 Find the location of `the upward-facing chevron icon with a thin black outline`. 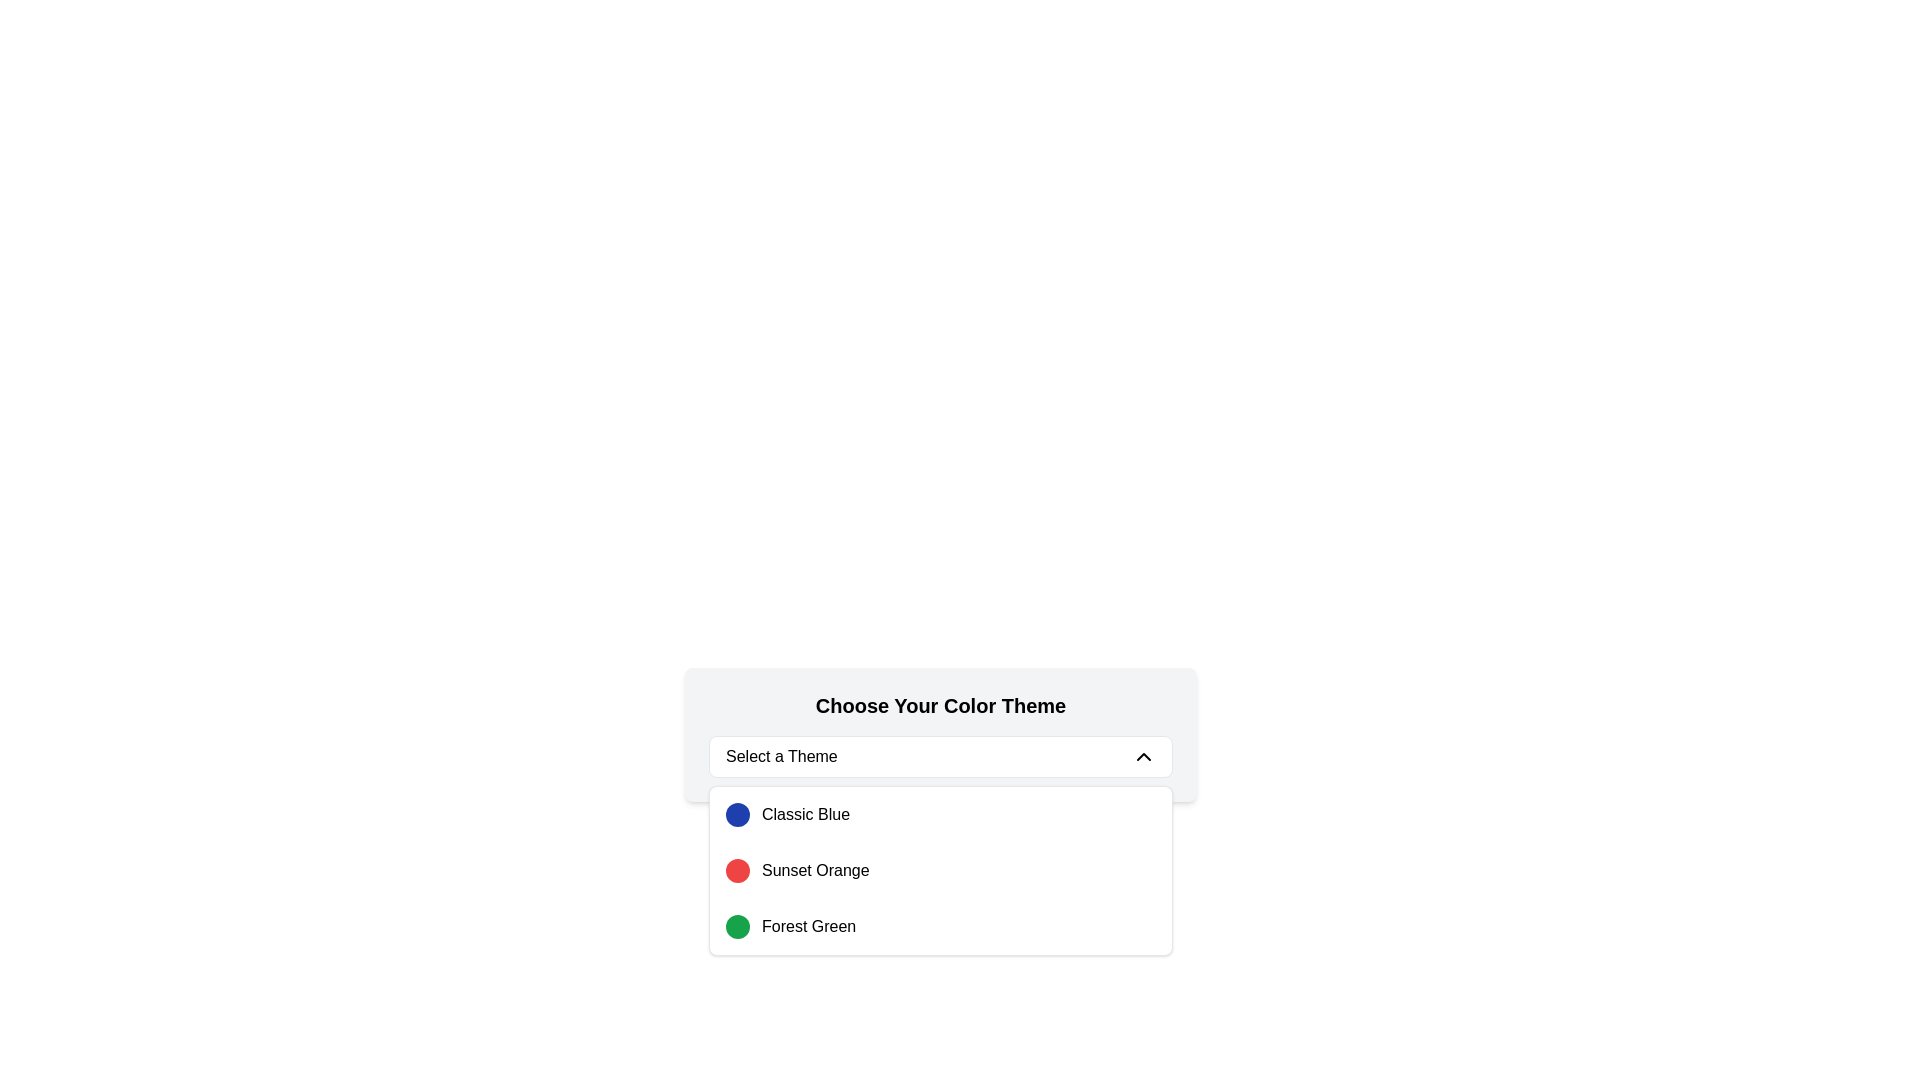

the upward-facing chevron icon with a thin black outline is located at coordinates (1143, 756).